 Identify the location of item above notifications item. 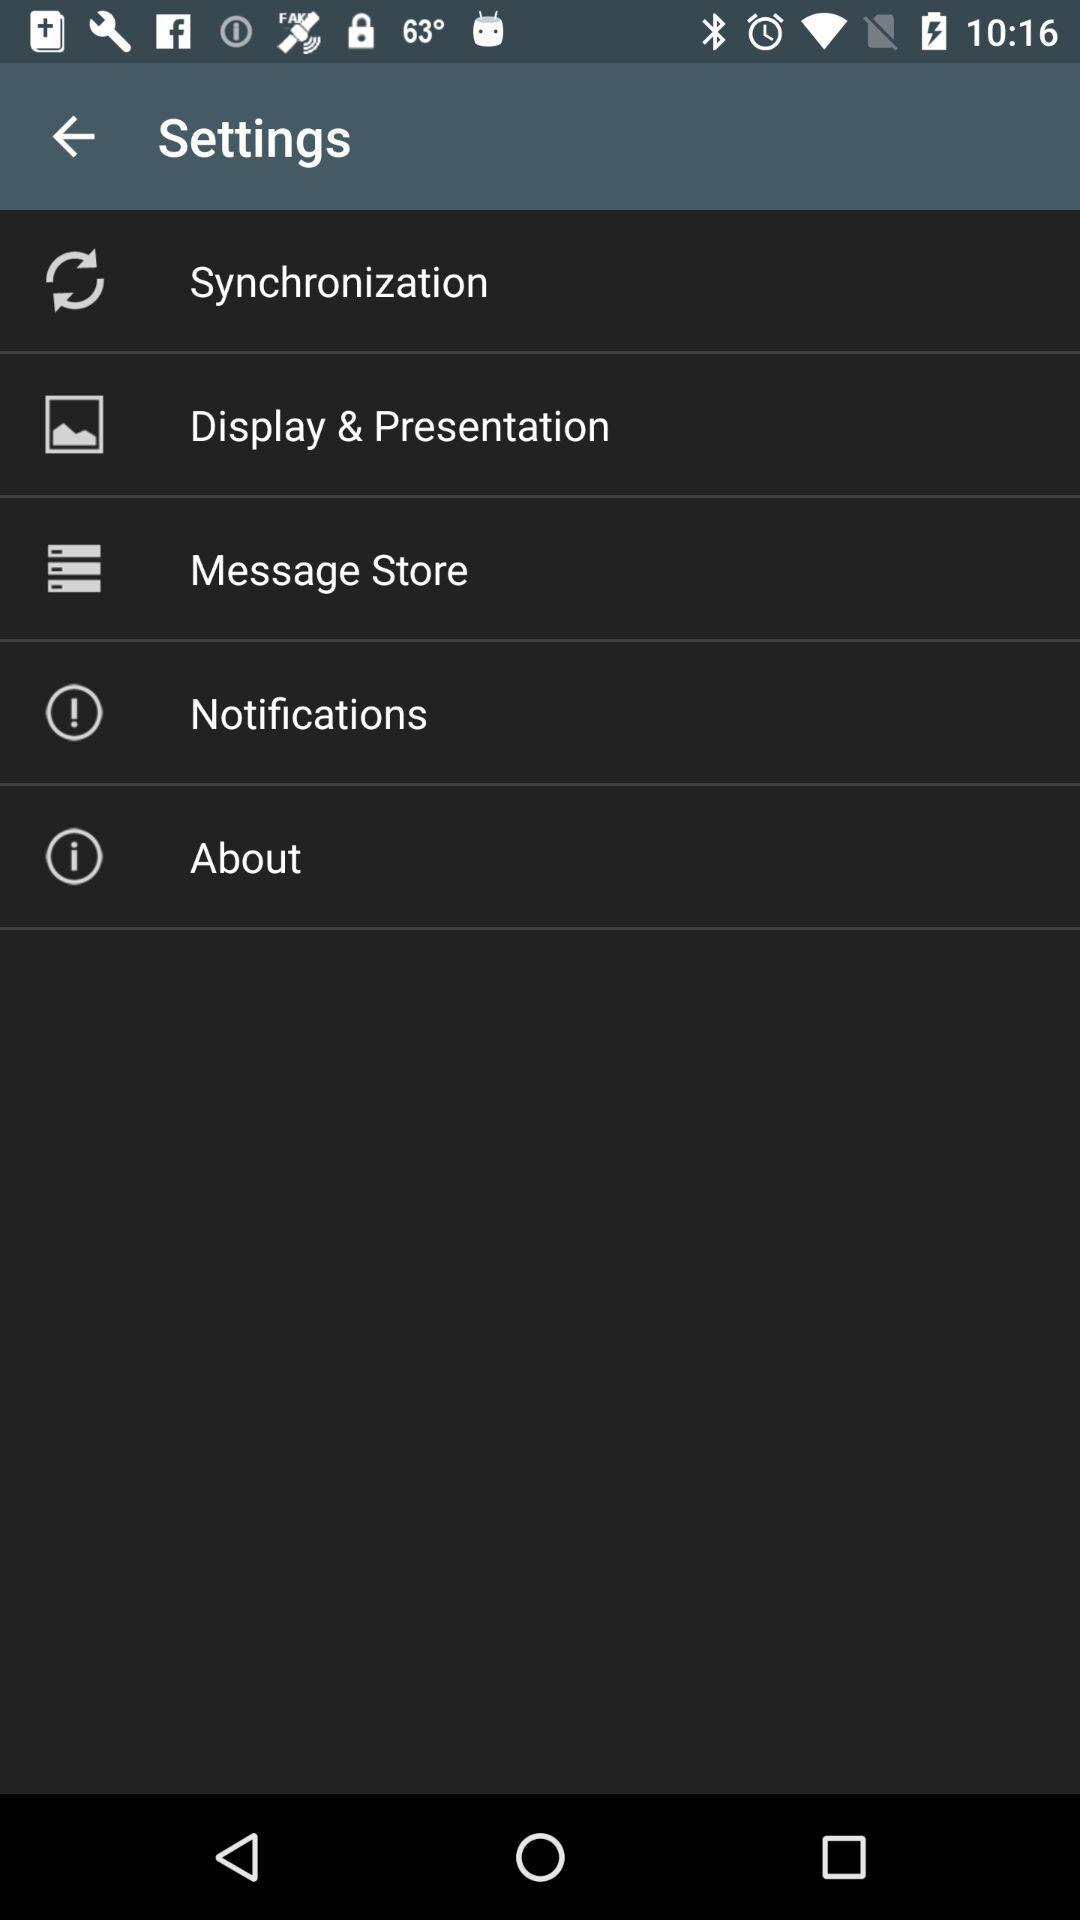
(328, 567).